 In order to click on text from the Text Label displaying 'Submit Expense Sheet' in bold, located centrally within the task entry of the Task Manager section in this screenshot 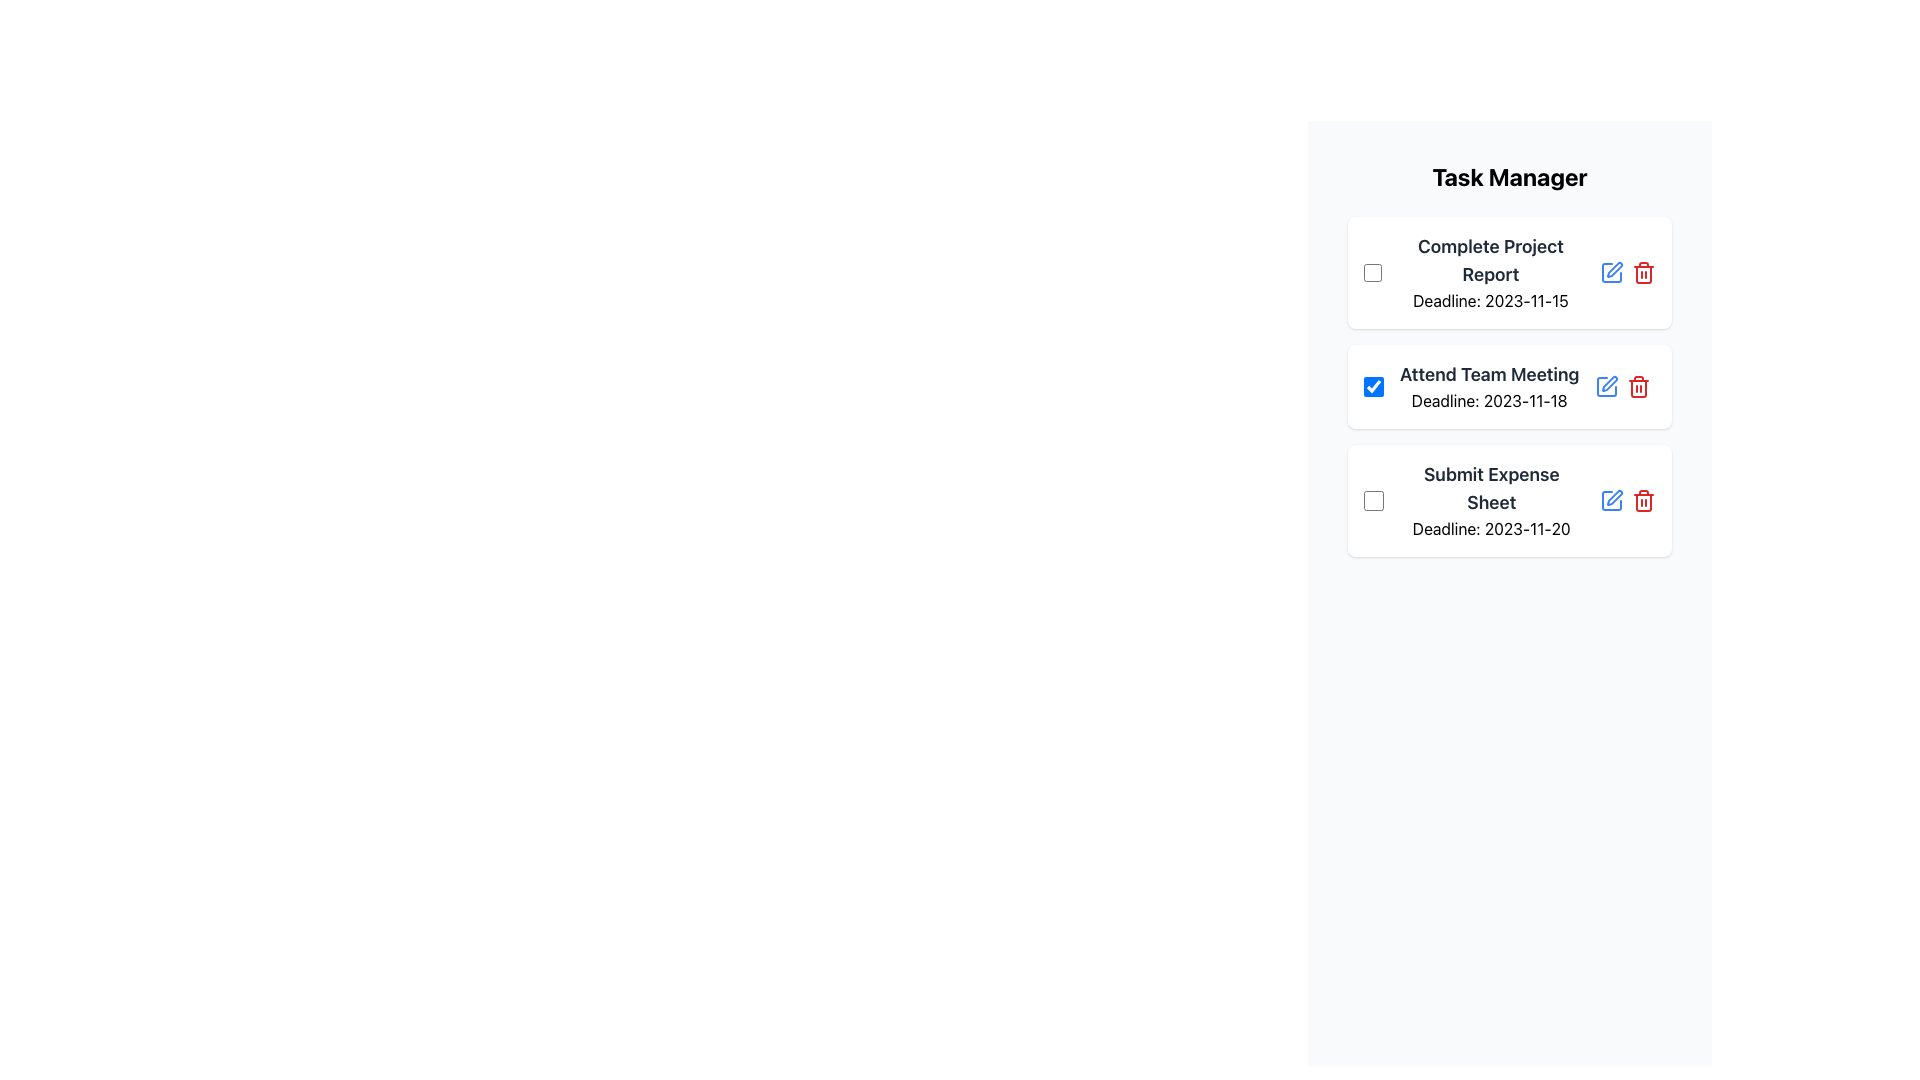, I will do `click(1491, 489)`.